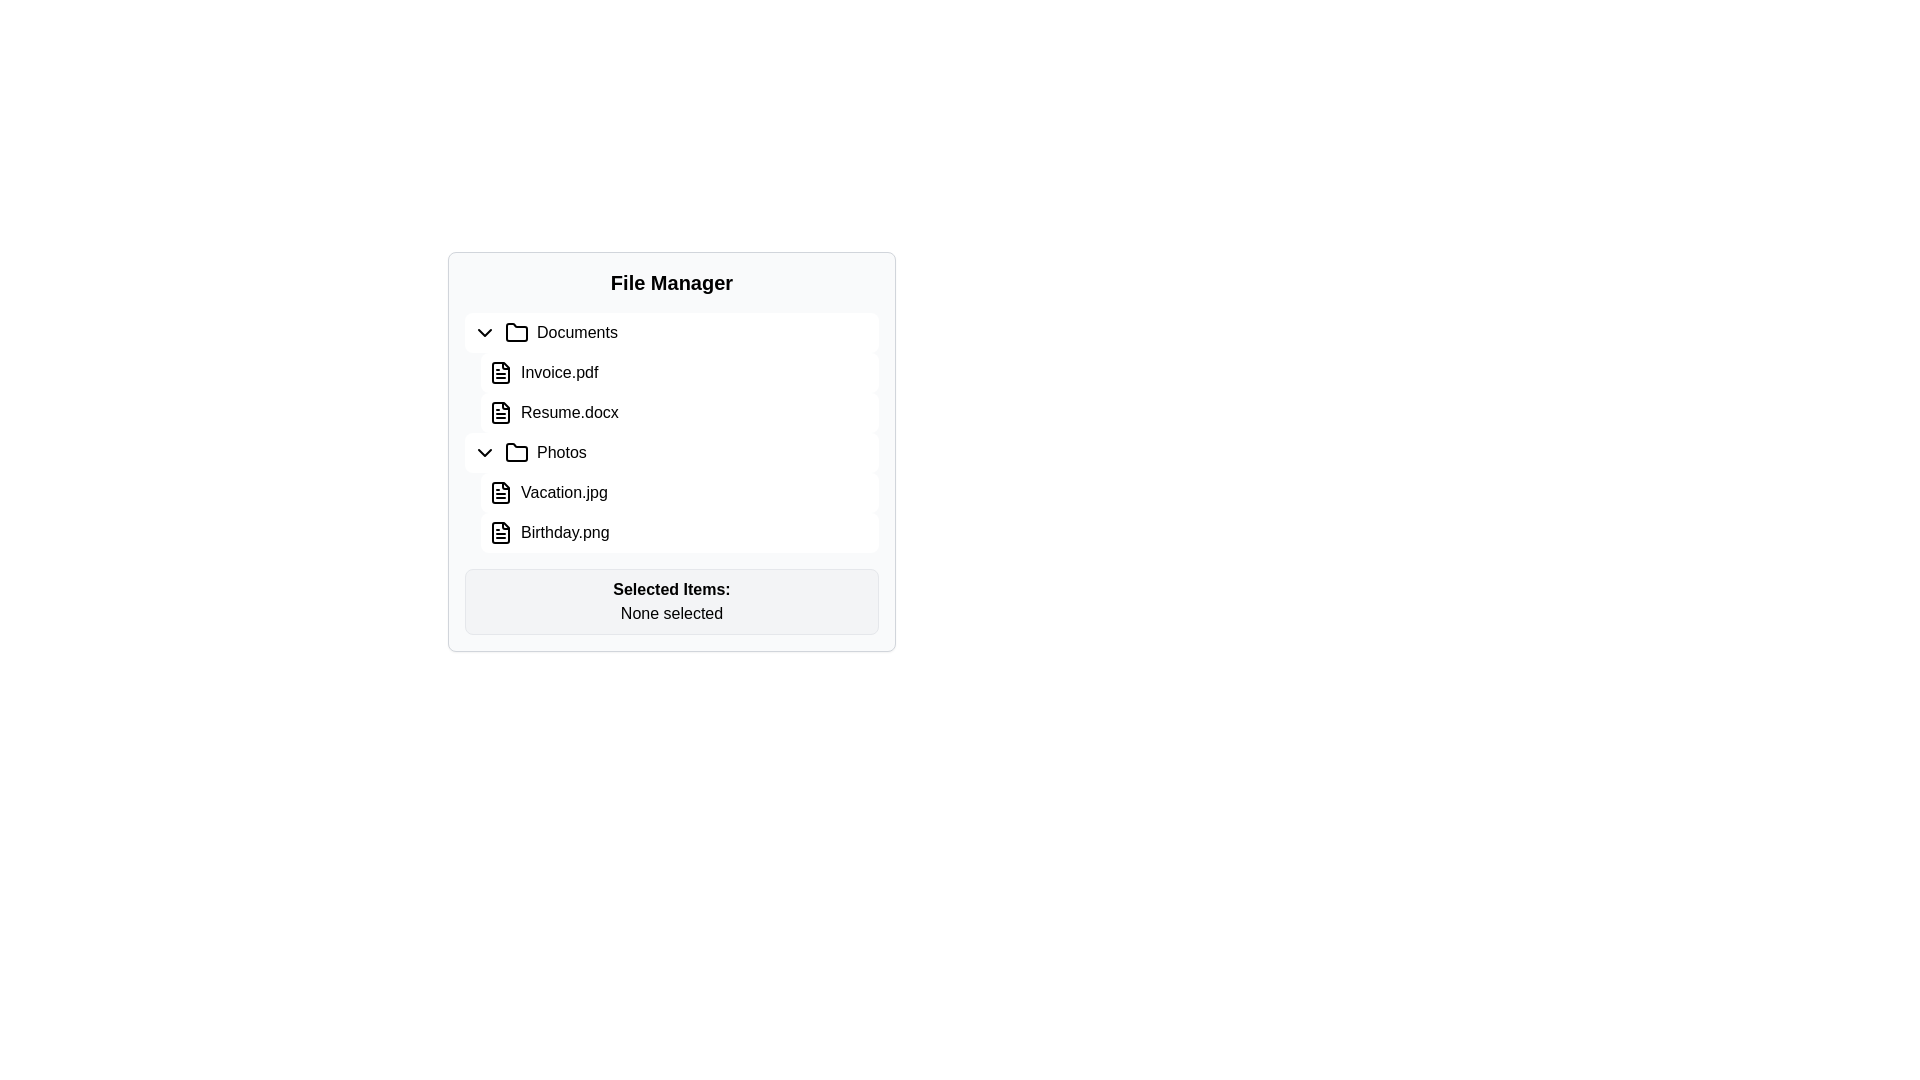  What do you see at coordinates (484, 331) in the screenshot?
I see `the Expandable icon` at bounding box center [484, 331].